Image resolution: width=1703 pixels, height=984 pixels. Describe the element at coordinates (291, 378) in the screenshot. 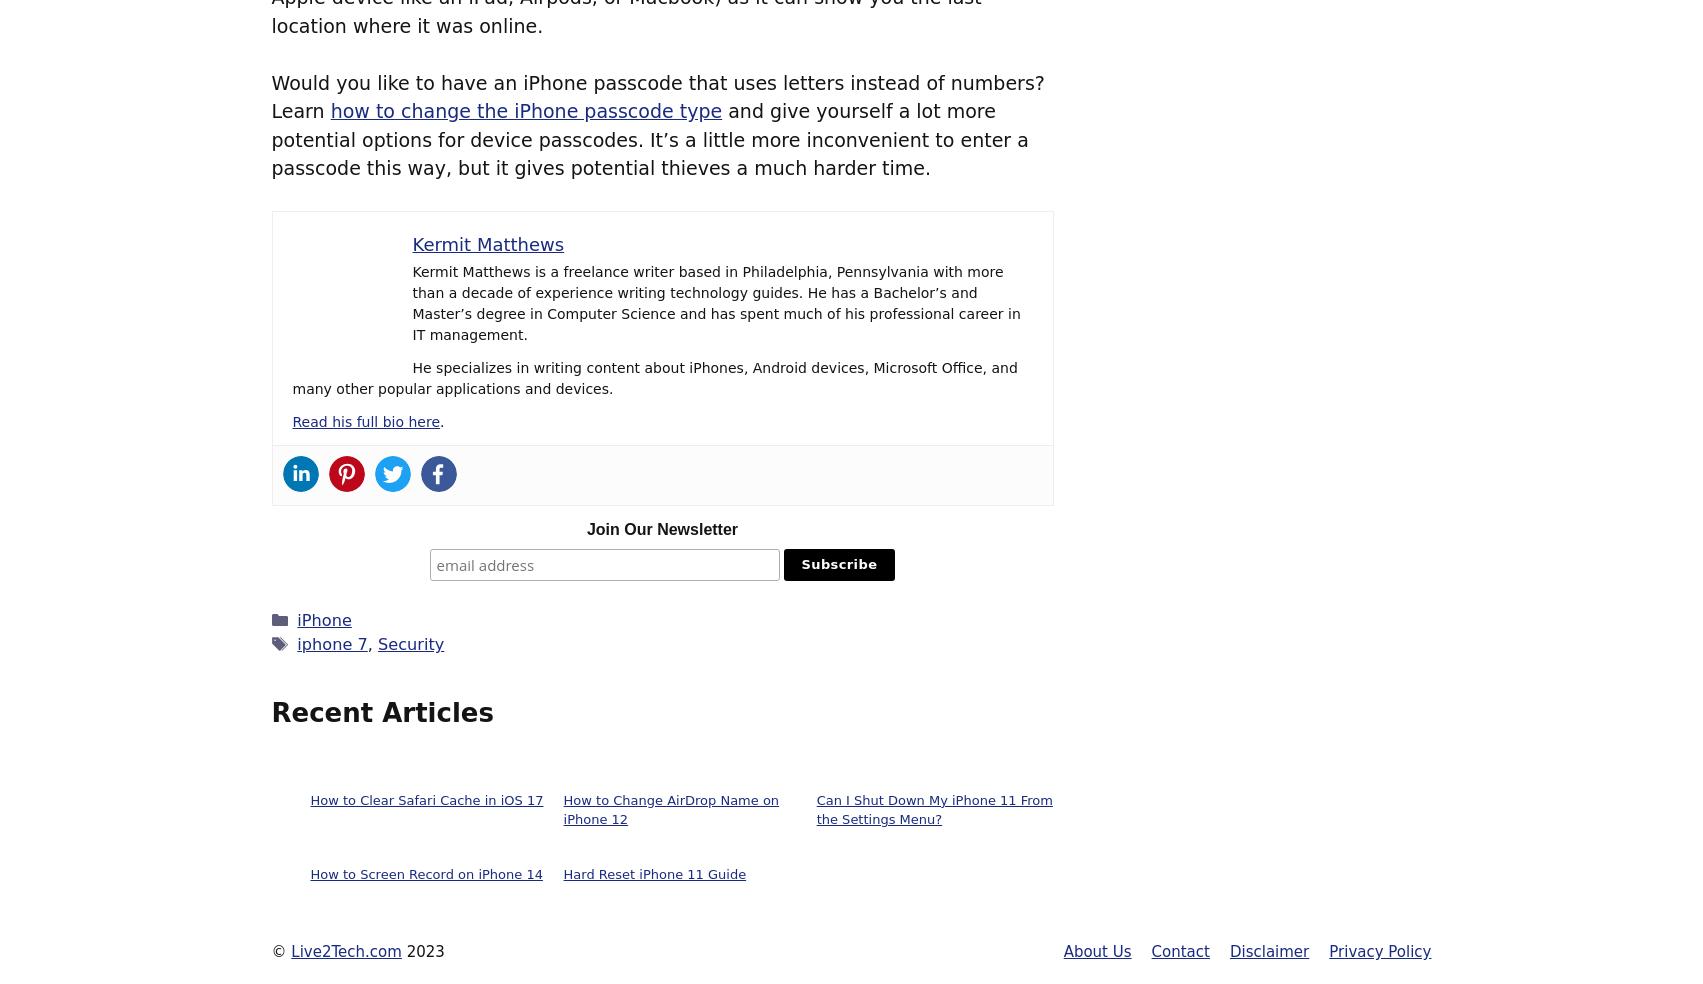

I see `'He specializes in writing content about iPhones, Android devices, Microsoft Office, and many other popular applications and devices.'` at that location.